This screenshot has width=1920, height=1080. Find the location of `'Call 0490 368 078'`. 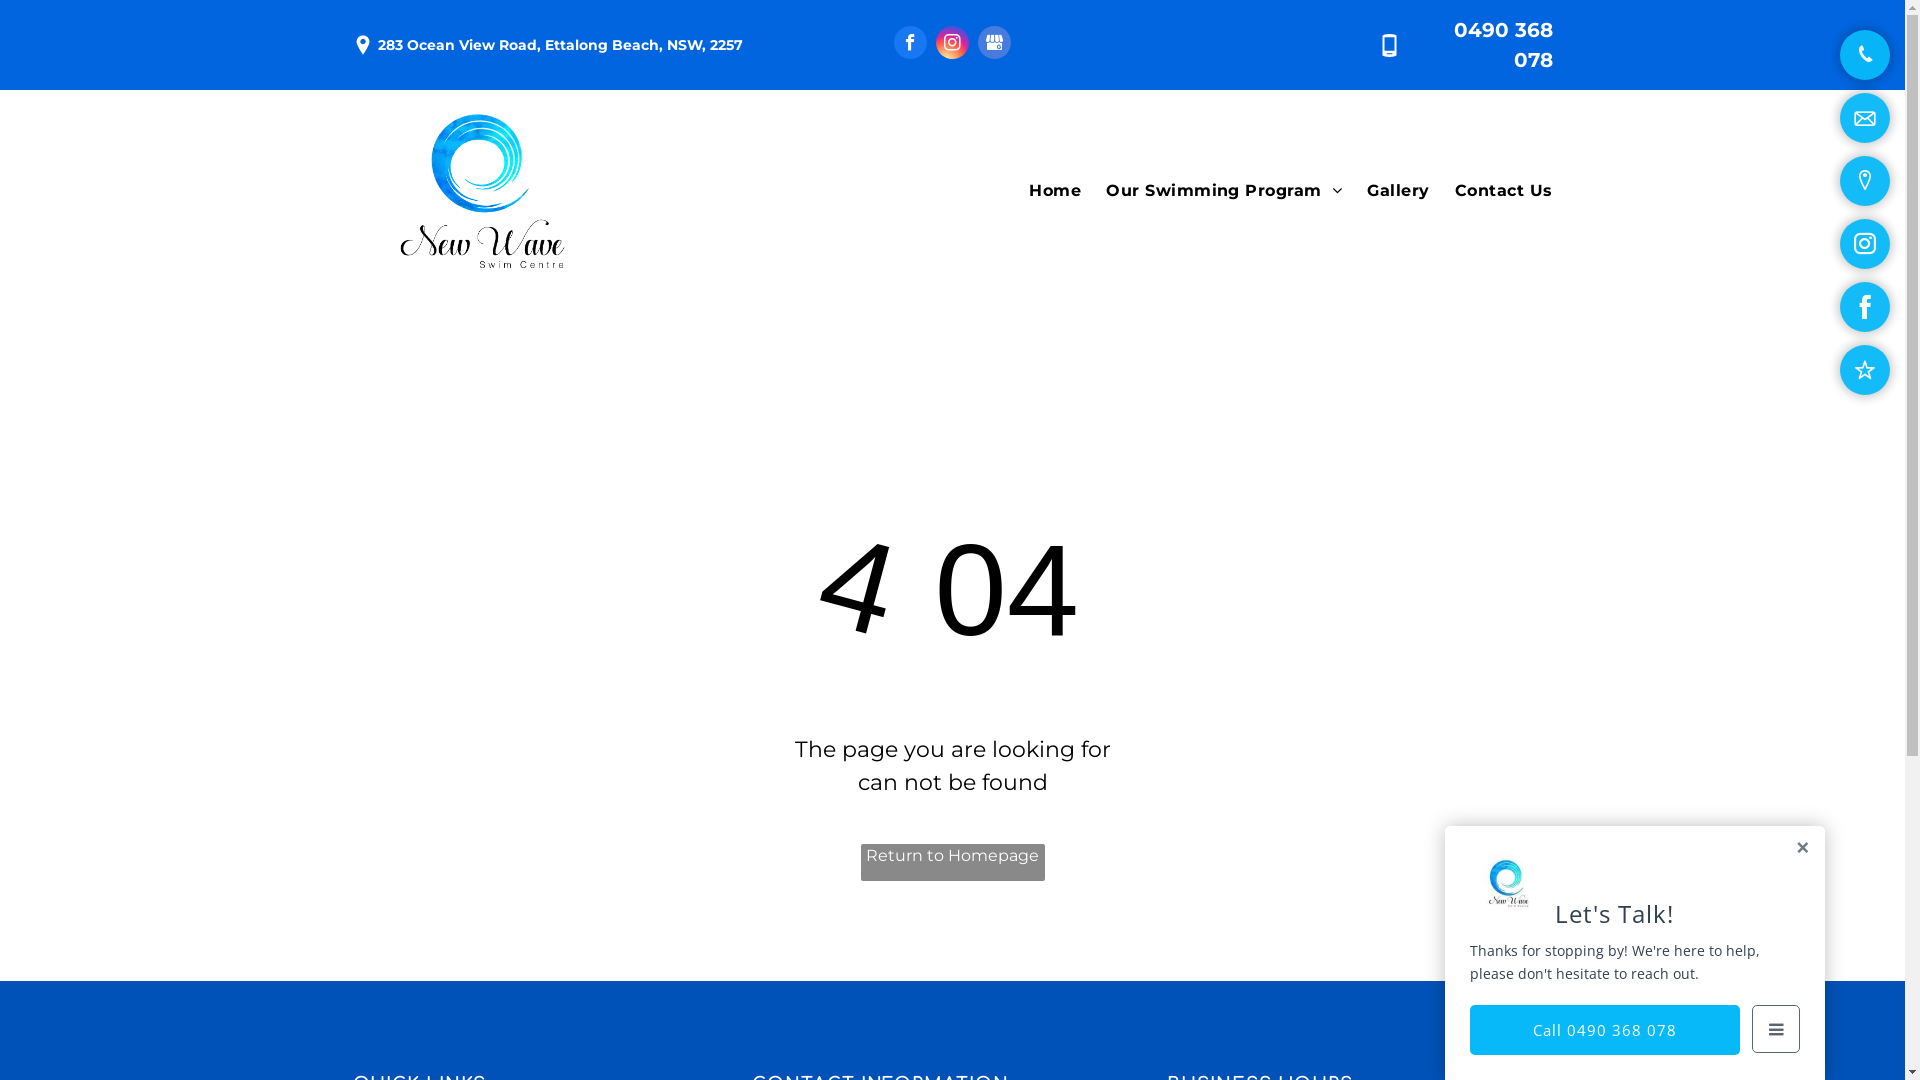

'Call 0490 368 078' is located at coordinates (1469, 1029).